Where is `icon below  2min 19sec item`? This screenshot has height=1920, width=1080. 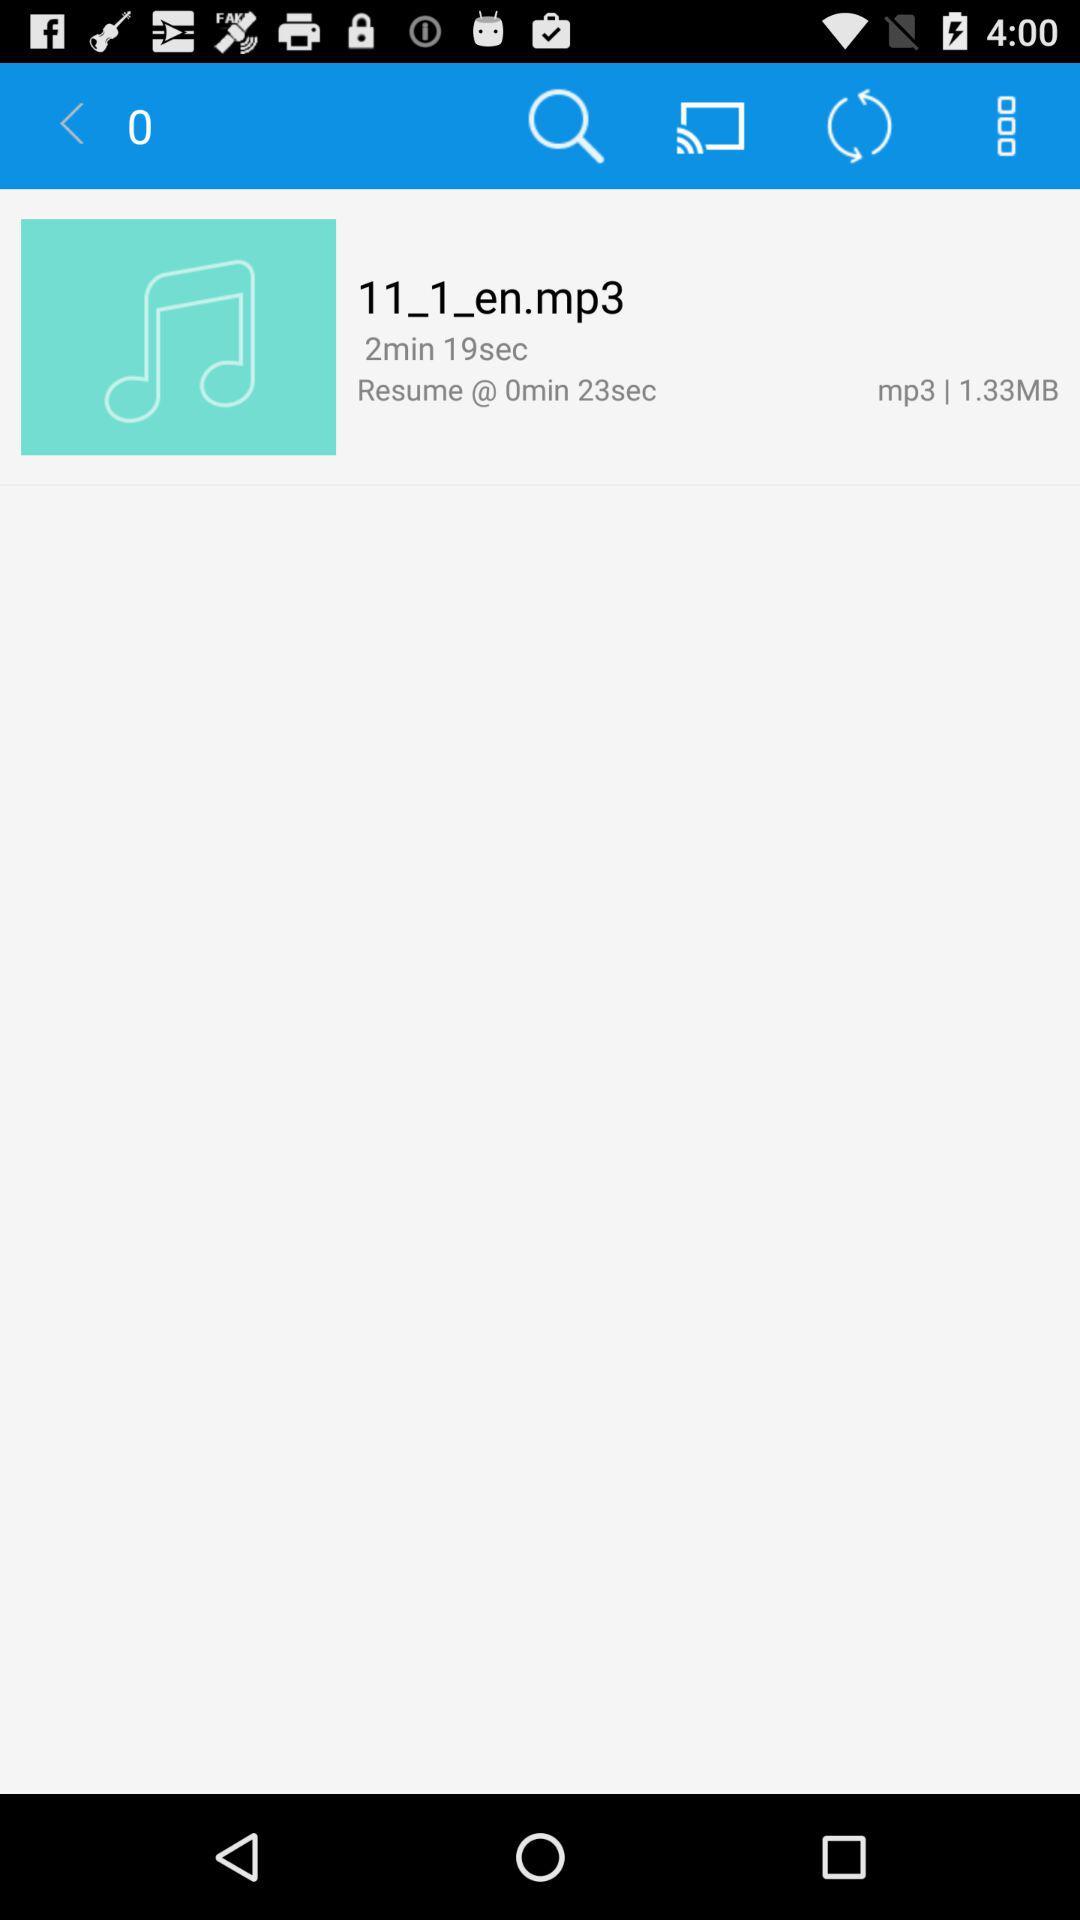 icon below  2min 19sec item is located at coordinates (605, 388).